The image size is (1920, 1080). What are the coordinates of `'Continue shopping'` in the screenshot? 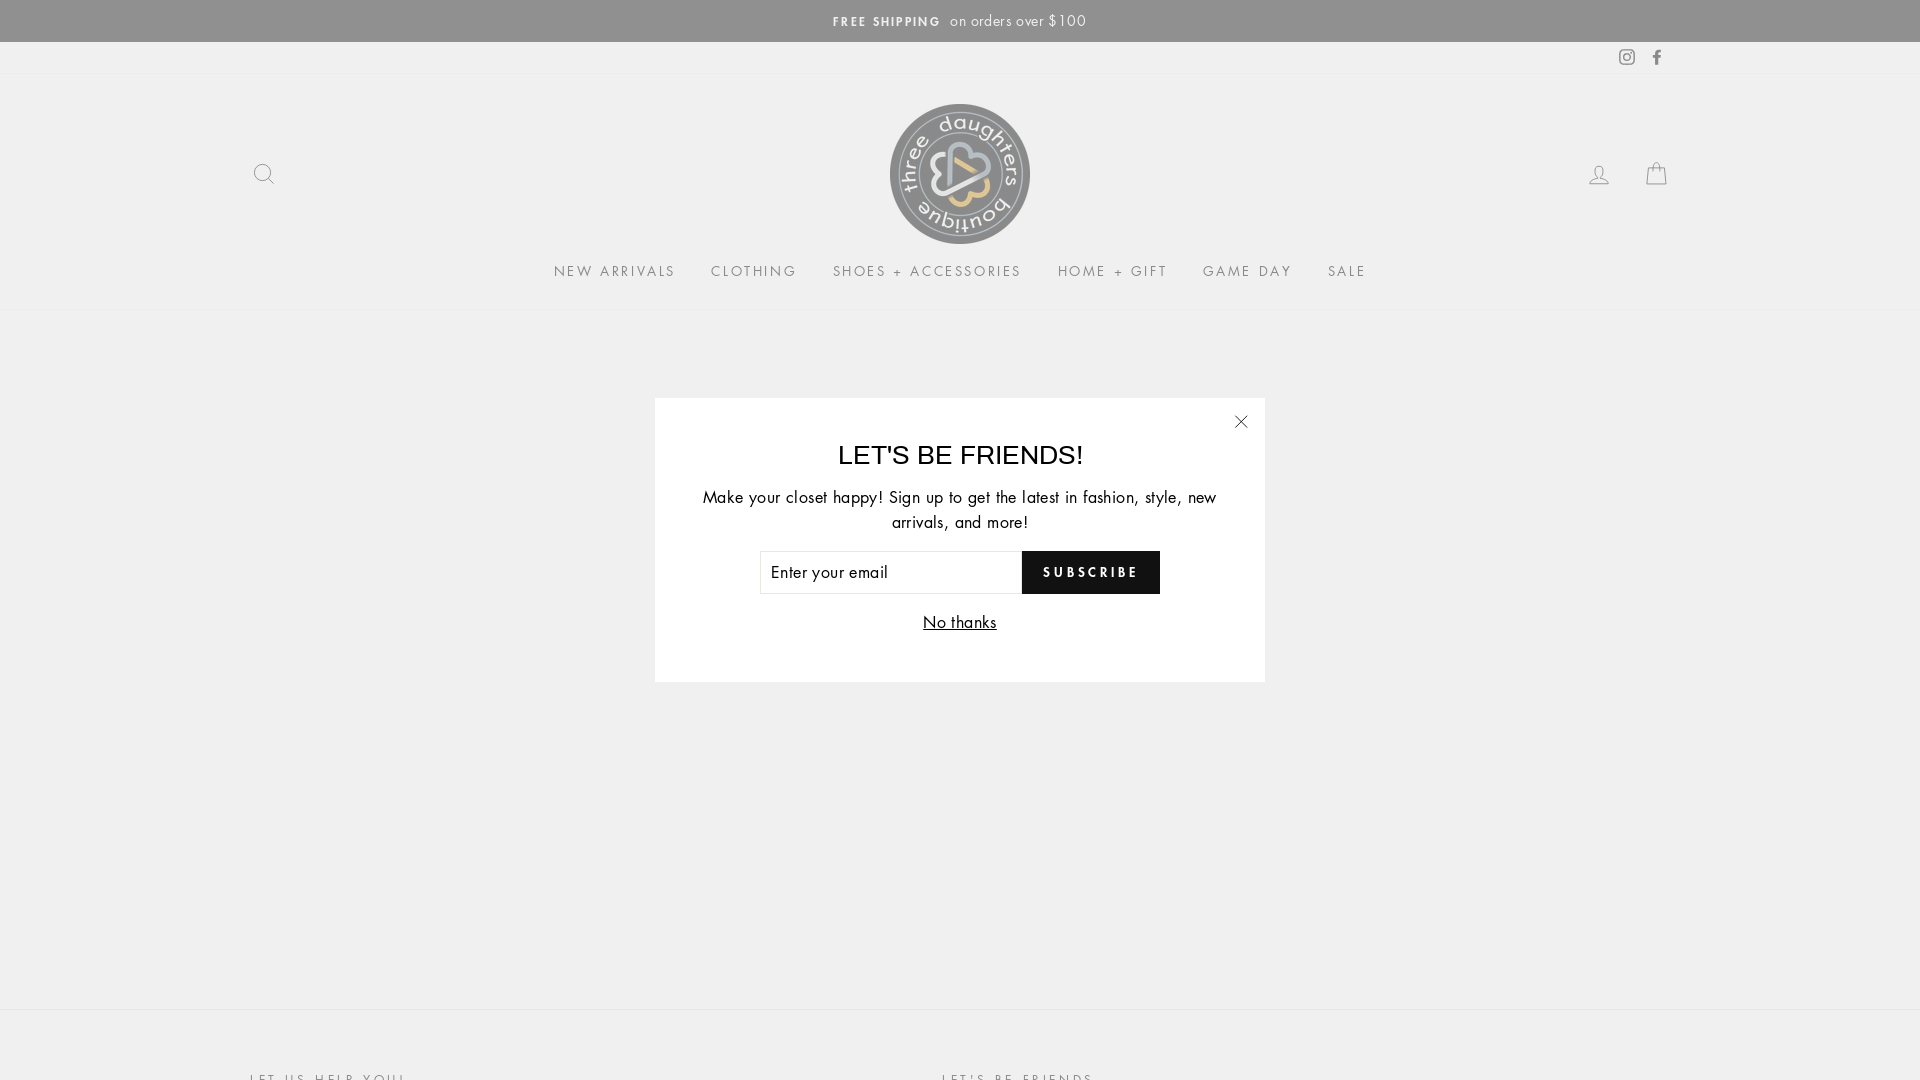 It's located at (891, 561).